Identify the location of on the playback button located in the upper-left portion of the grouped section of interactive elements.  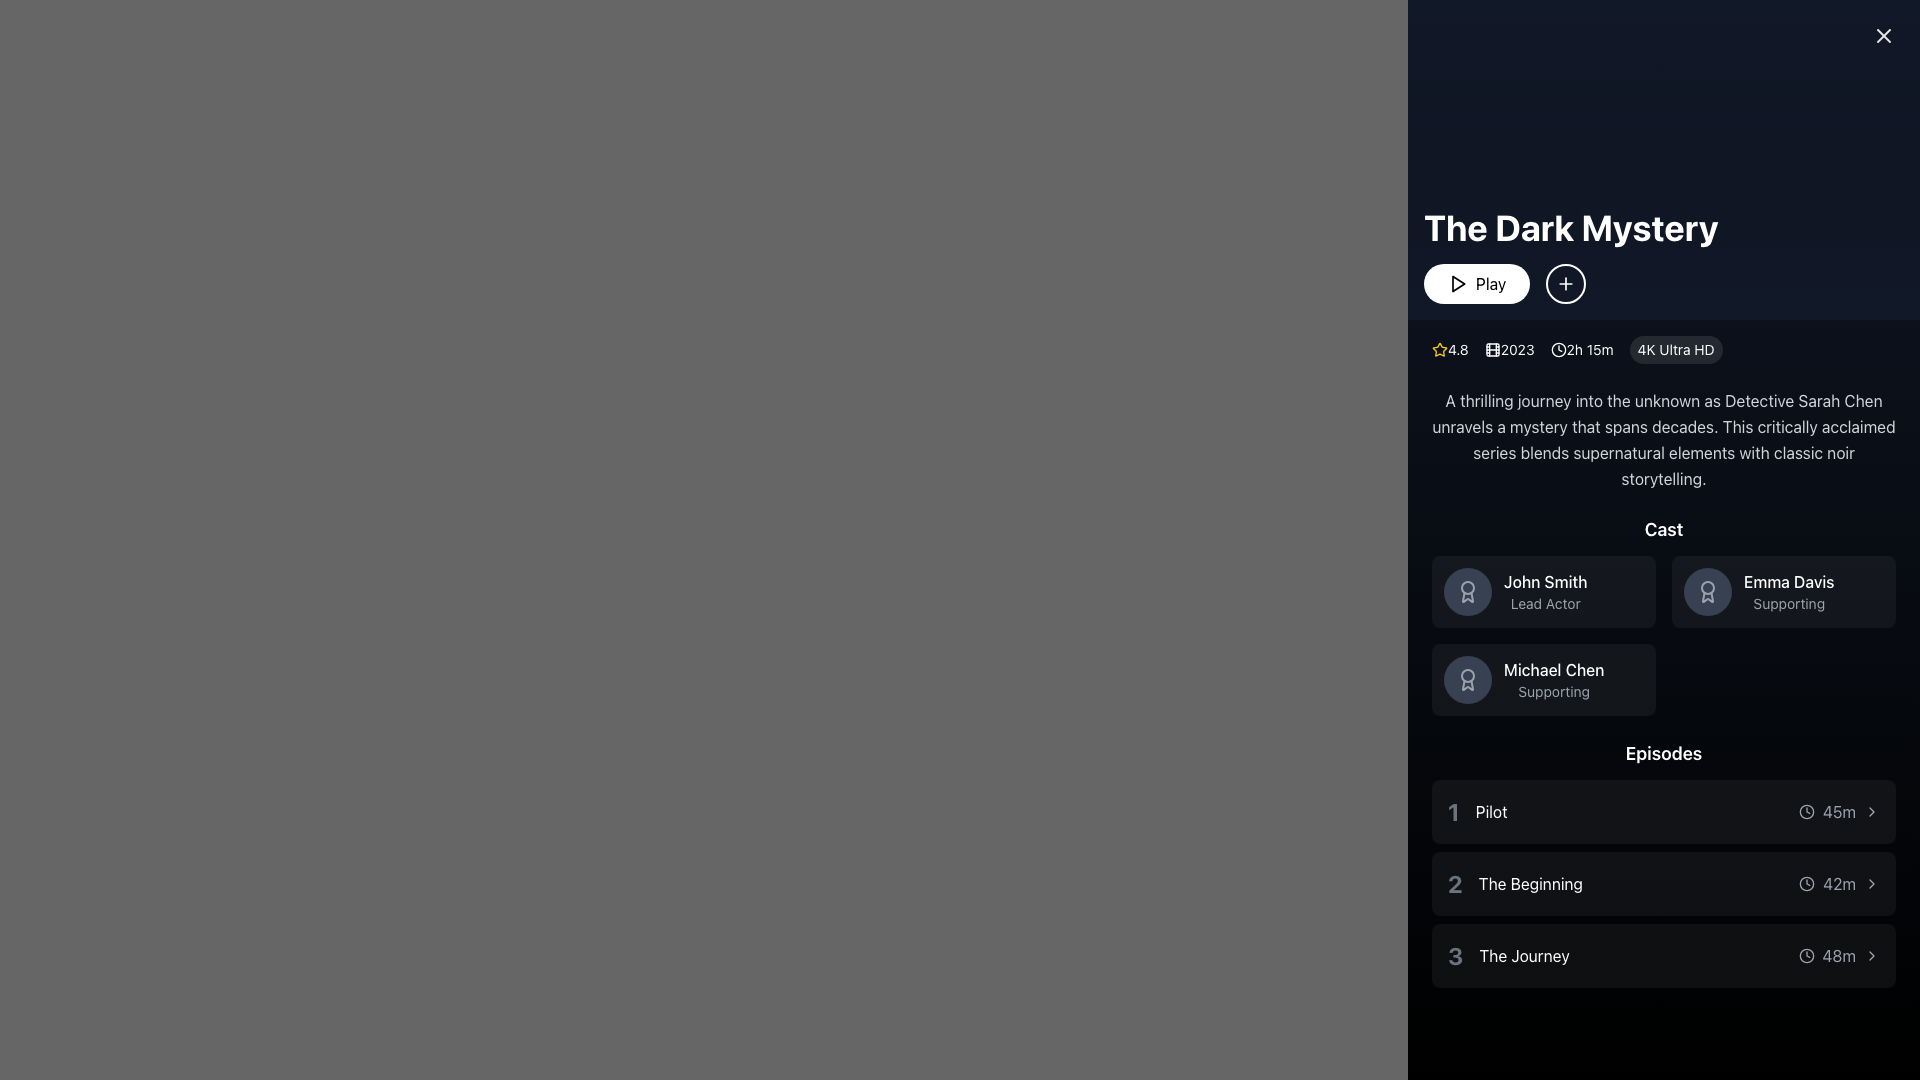
(1477, 284).